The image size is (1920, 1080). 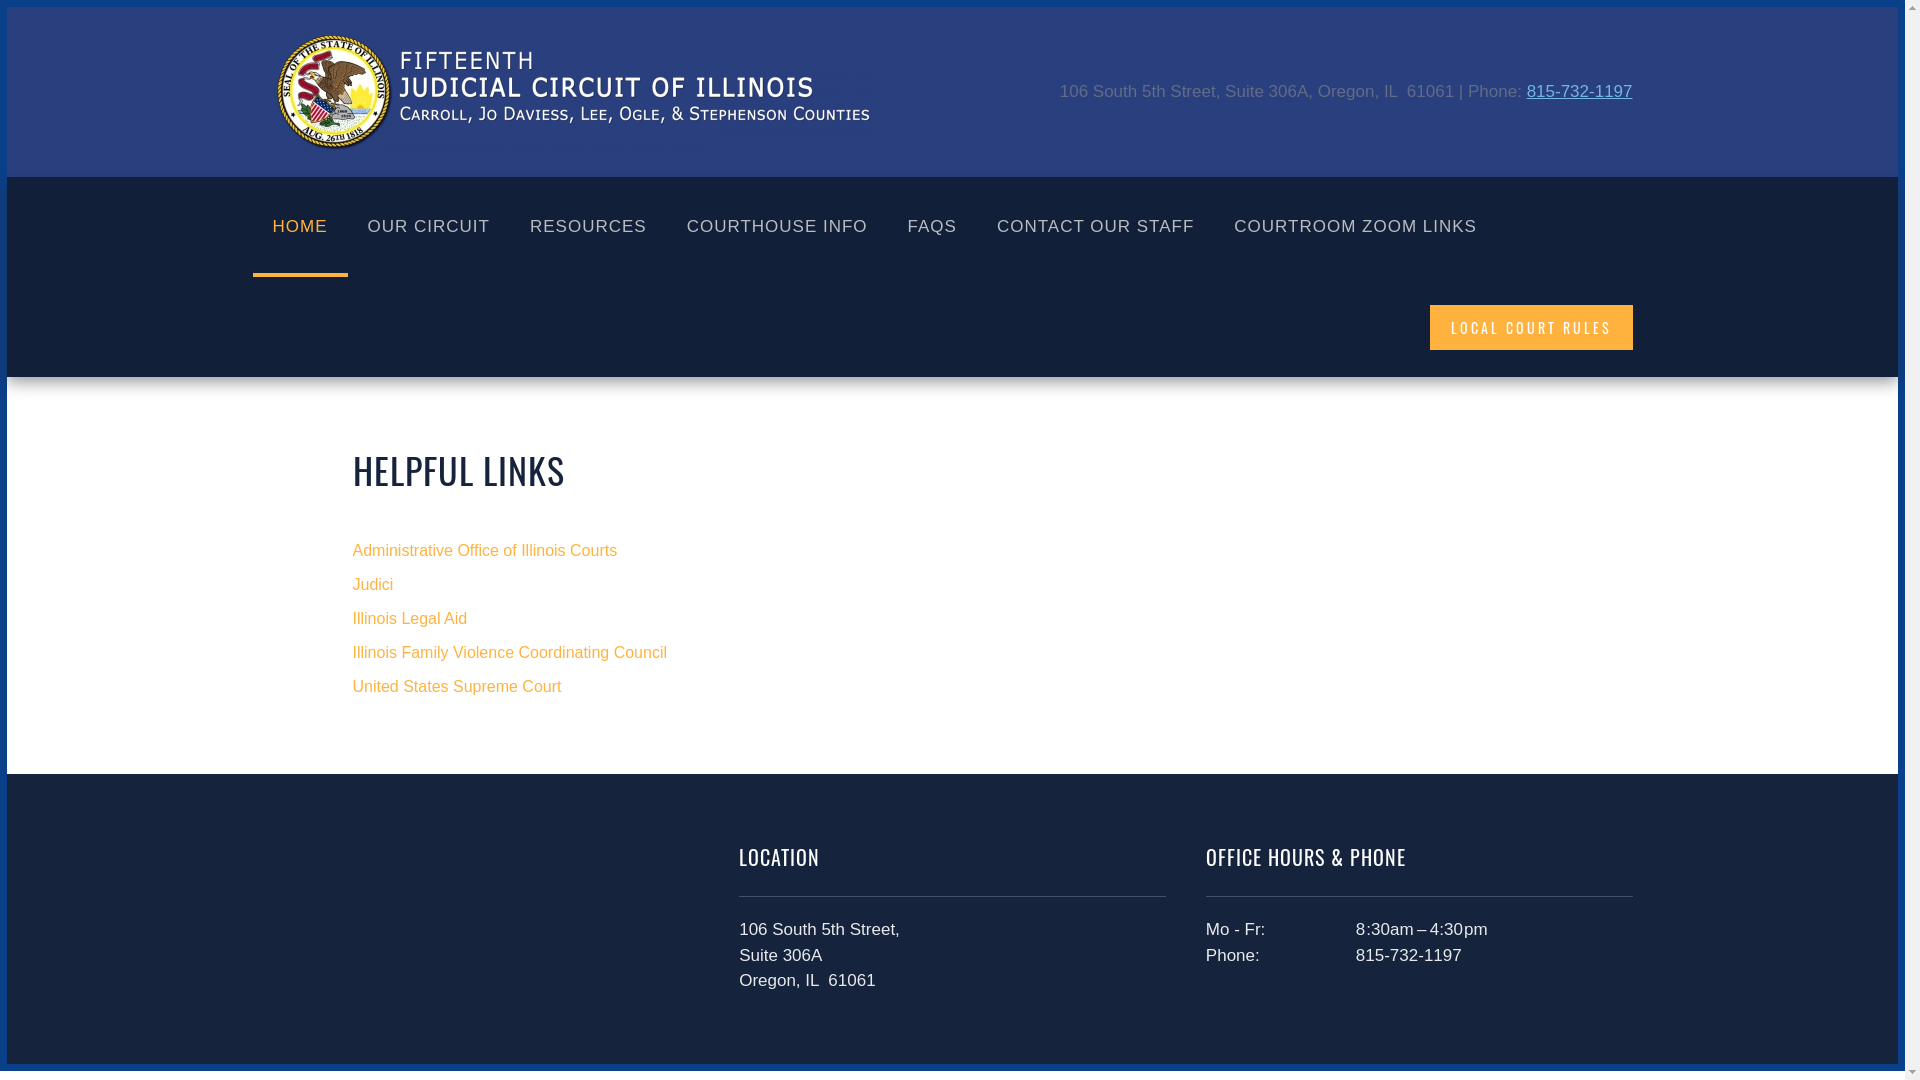 What do you see at coordinates (1094, 226) in the screenshot?
I see `'CONTACT OUR STAFF'` at bounding box center [1094, 226].